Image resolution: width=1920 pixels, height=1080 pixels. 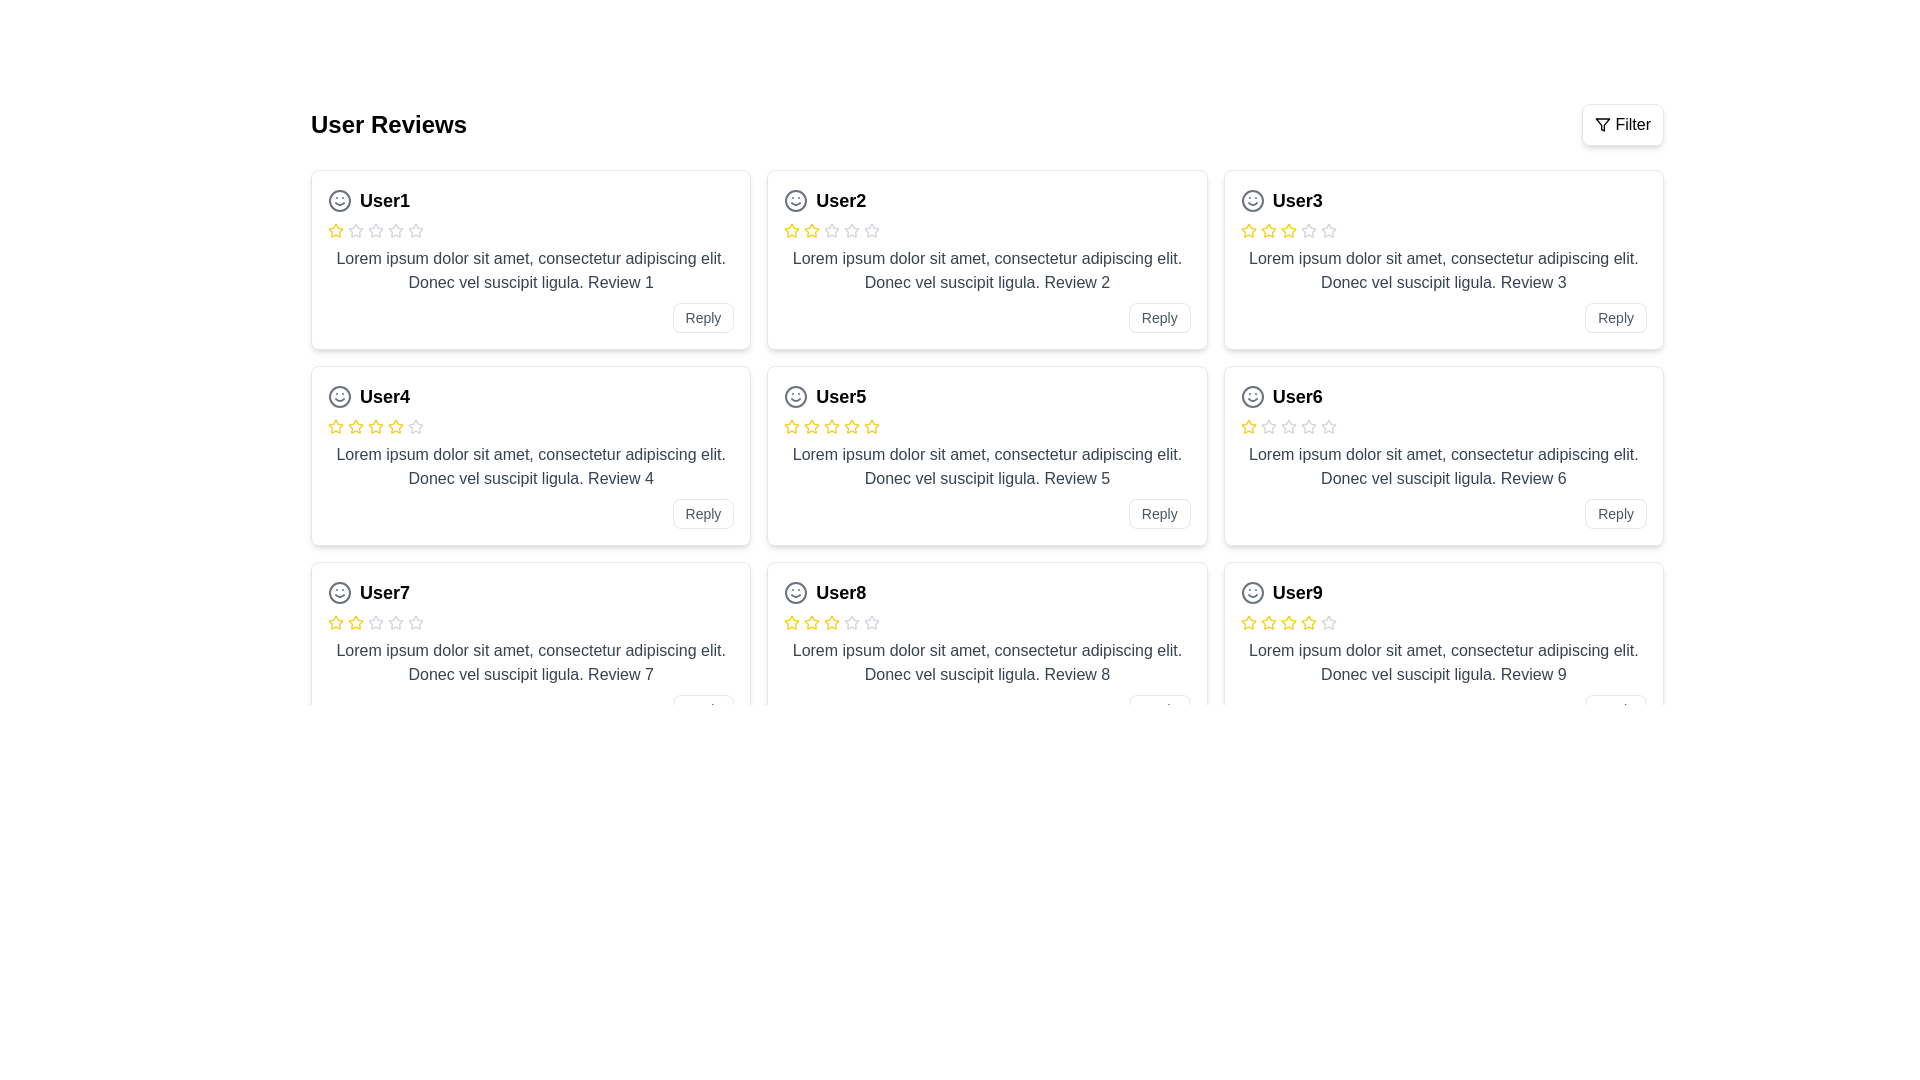 I want to click on the fourth star icon in User5's review card to change the rating in the star rating system, so click(x=832, y=426).